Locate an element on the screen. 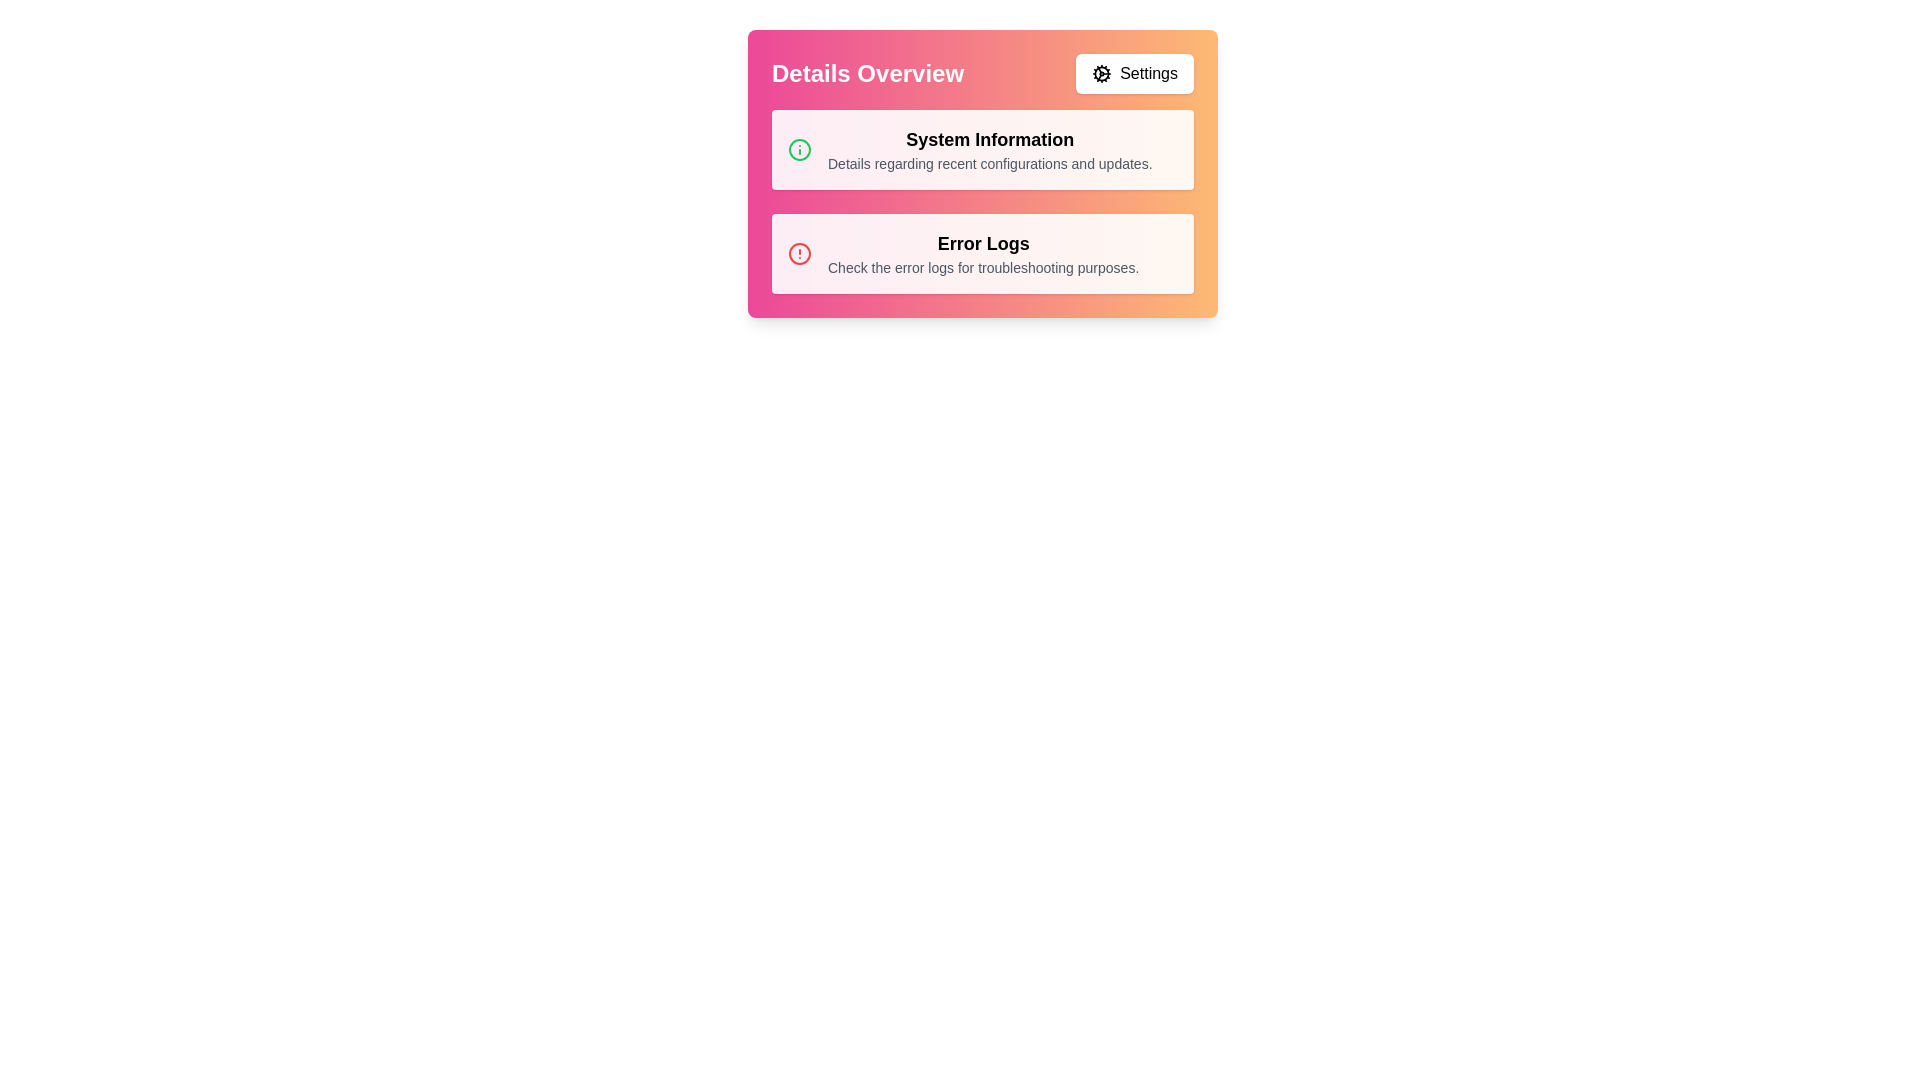 Image resolution: width=1920 pixels, height=1080 pixels. the Text Label that introduces the error logs section, located in the 'Details Overview' below the 'System Information' section is located at coordinates (983, 242).